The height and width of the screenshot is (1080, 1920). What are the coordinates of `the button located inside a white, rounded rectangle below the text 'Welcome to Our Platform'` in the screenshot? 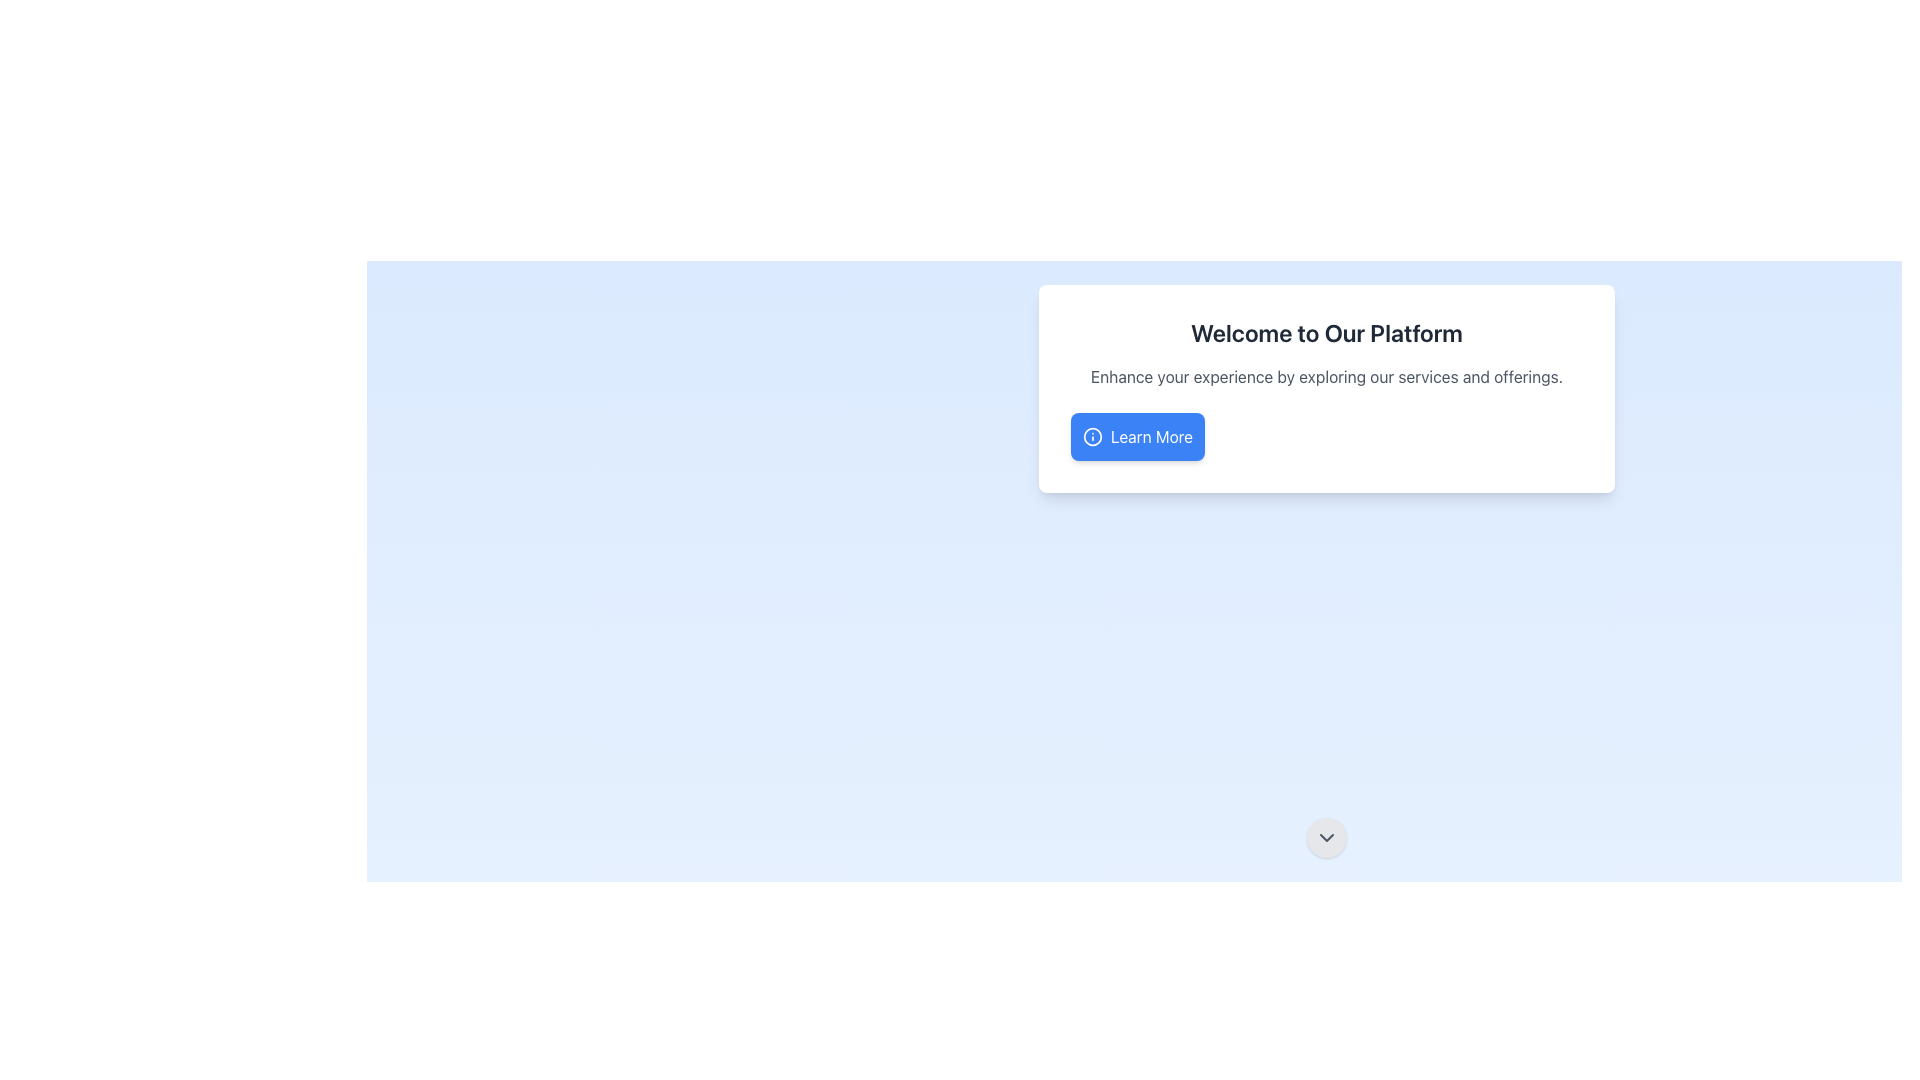 It's located at (1137, 435).